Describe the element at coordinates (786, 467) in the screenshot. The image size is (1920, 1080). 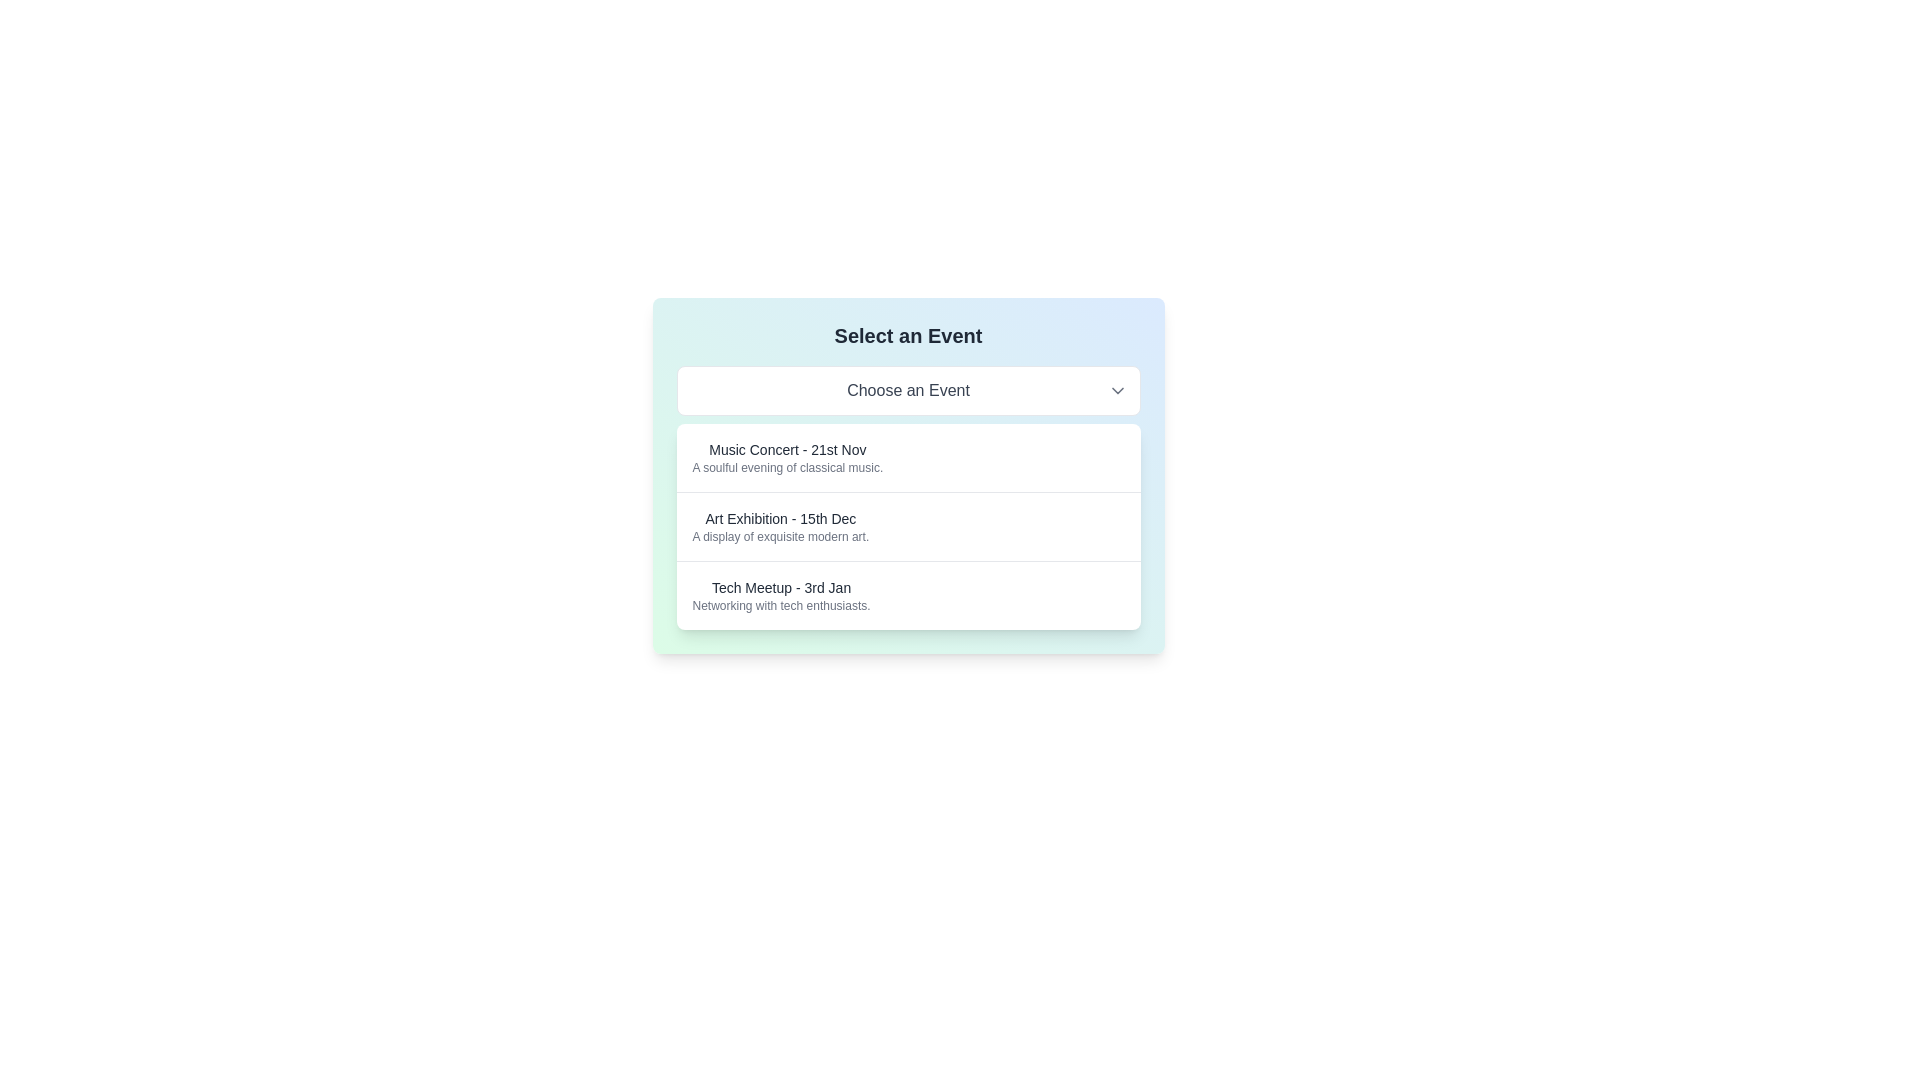
I see `text content of the element displaying 'A soulful evening of classical music.' which is styled in a small font and is located under the 'Music Concert - 21st Nov.' listing in the dropdown menu` at that location.